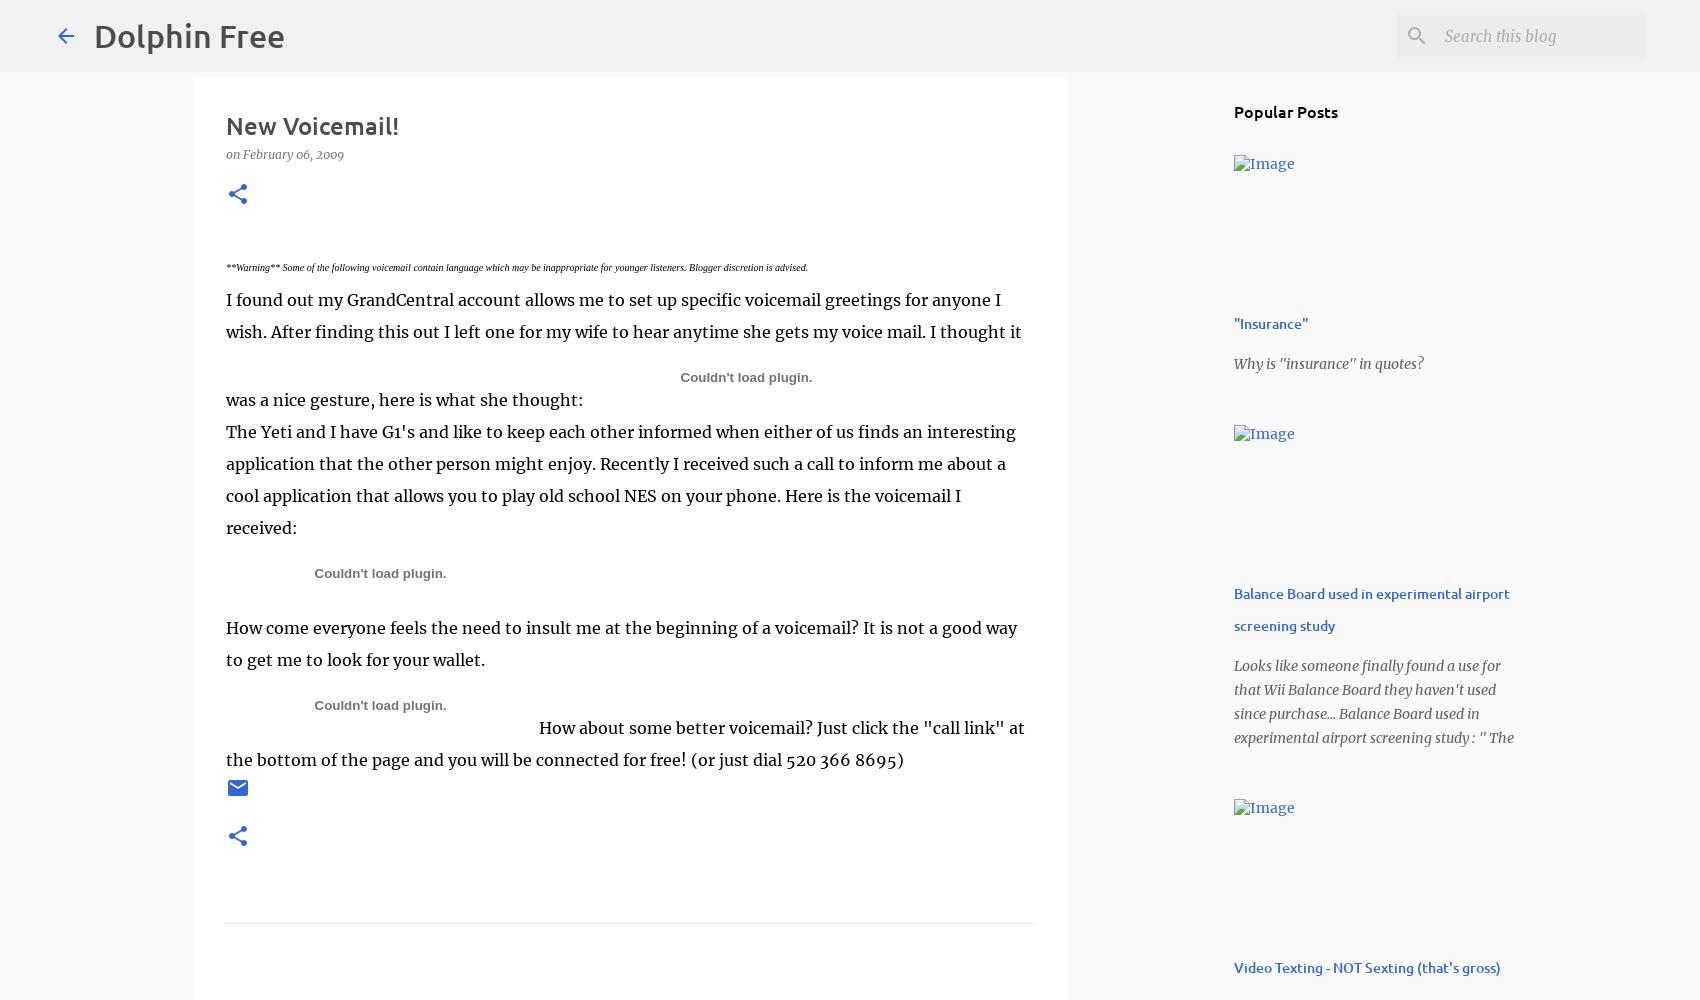 This screenshot has height=1000, width=1700. I want to click on 'How come everyone feels the need to insult me at the beginning of a voicemail? It is not a good way to get me to look for your wallet.', so click(620, 644).